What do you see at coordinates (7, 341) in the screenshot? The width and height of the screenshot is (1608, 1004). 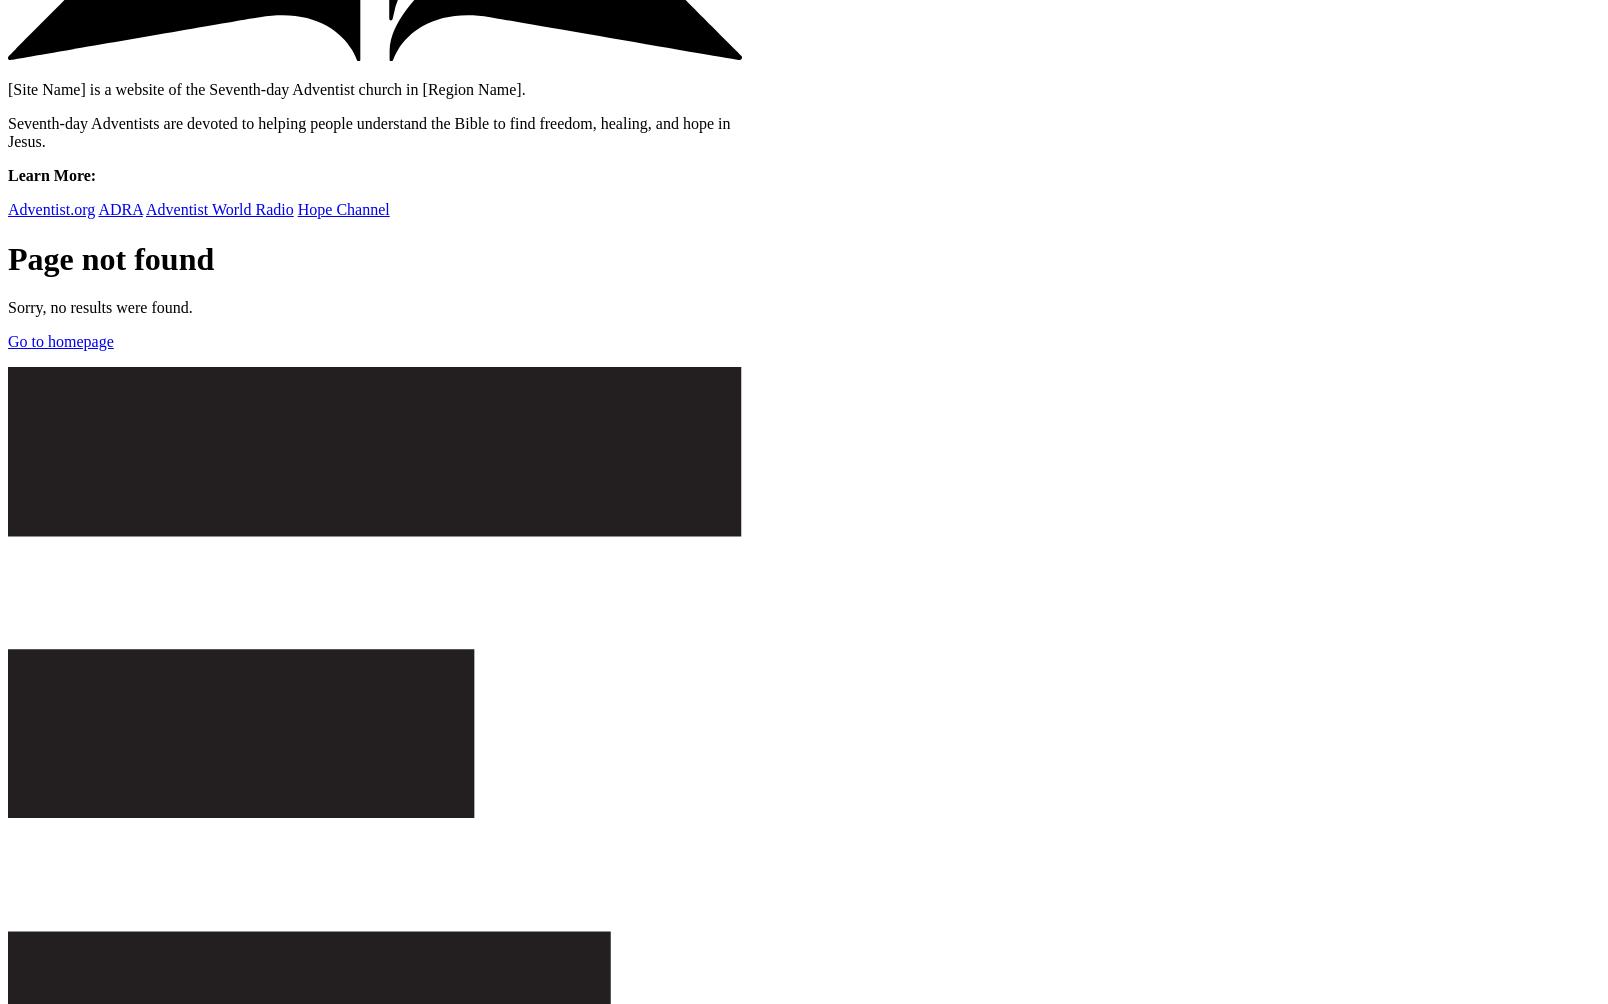 I see `'Go to homepage'` at bounding box center [7, 341].